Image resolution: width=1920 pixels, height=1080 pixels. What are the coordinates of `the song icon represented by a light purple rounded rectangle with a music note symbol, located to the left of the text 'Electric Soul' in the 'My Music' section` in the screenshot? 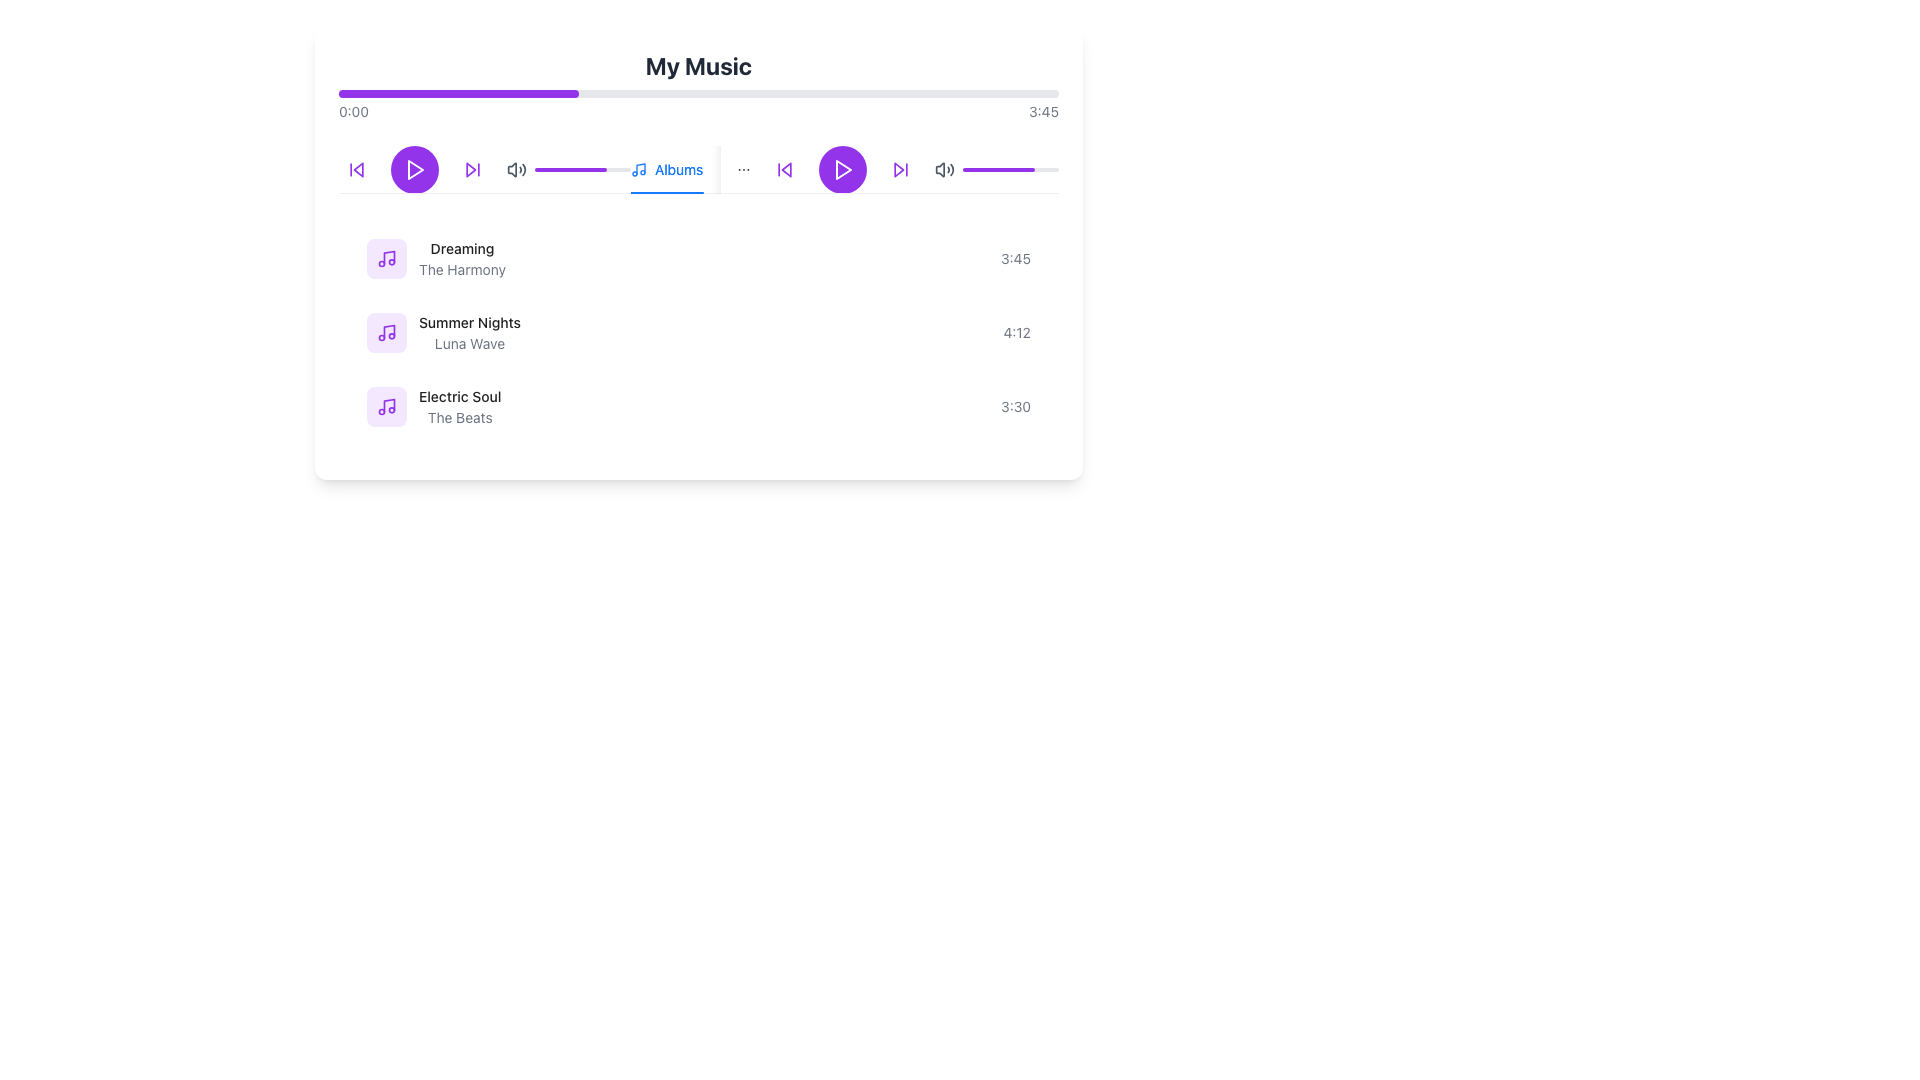 It's located at (387, 406).